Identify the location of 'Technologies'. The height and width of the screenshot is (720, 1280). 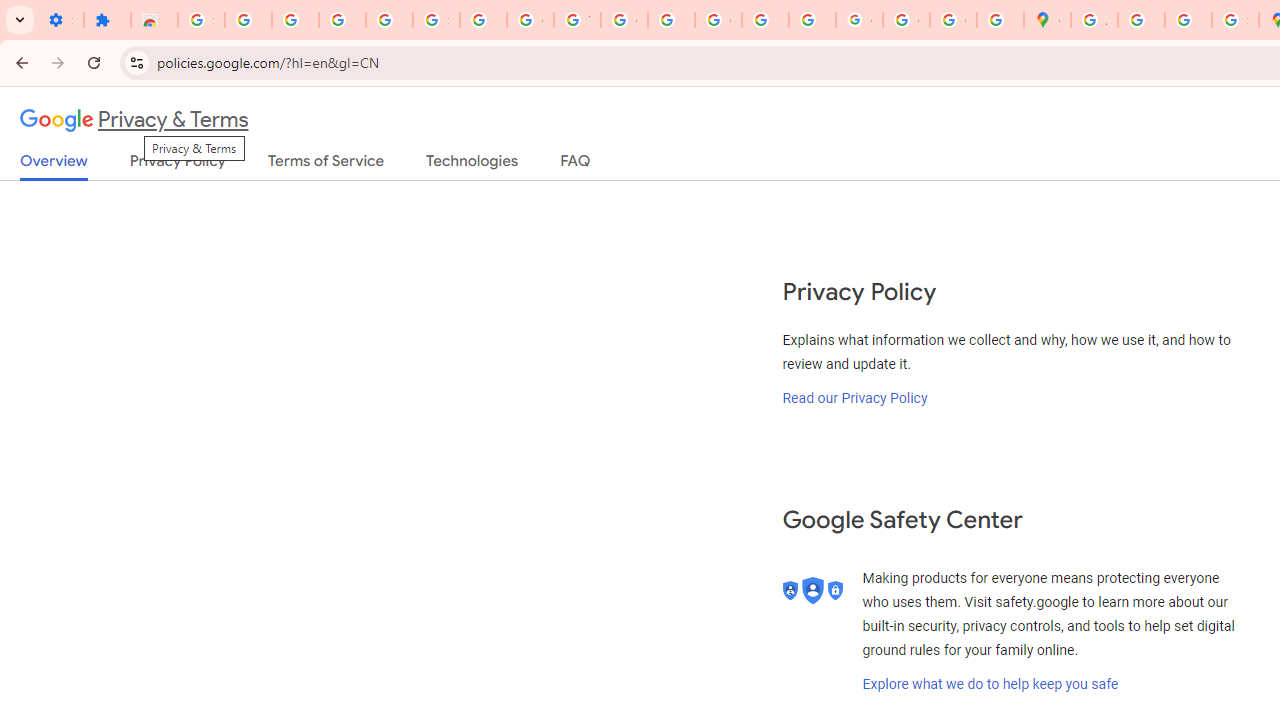
(471, 164).